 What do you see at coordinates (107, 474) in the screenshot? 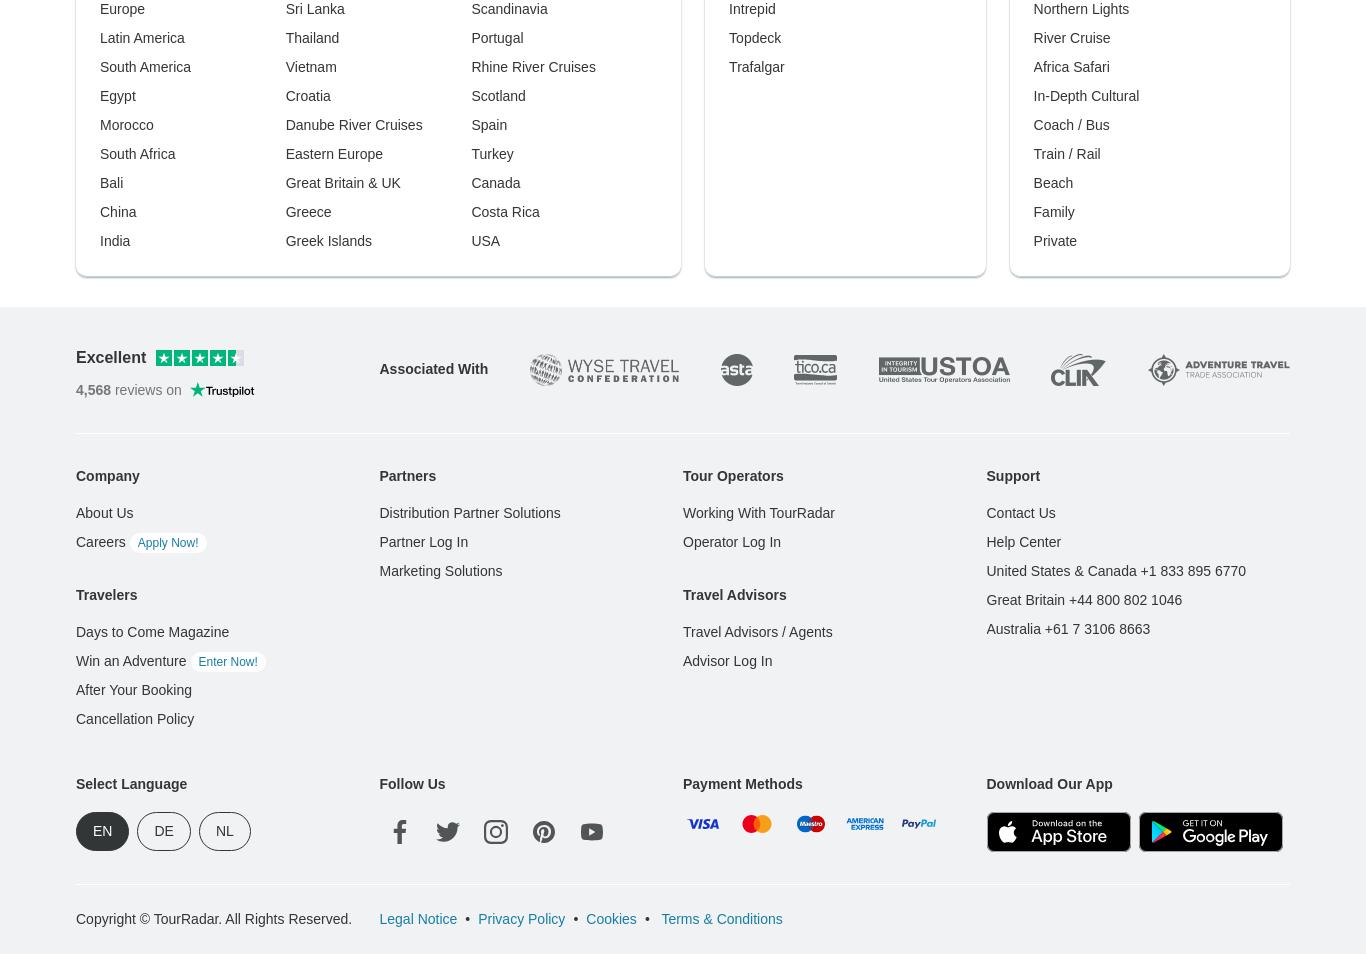
I see `'Company'` at bounding box center [107, 474].